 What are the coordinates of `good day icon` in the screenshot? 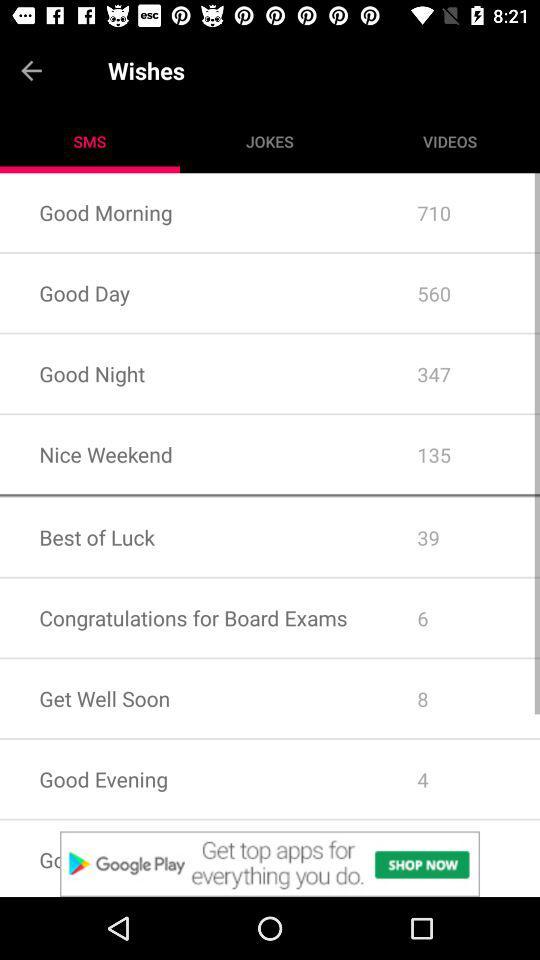 It's located at (189, 292).